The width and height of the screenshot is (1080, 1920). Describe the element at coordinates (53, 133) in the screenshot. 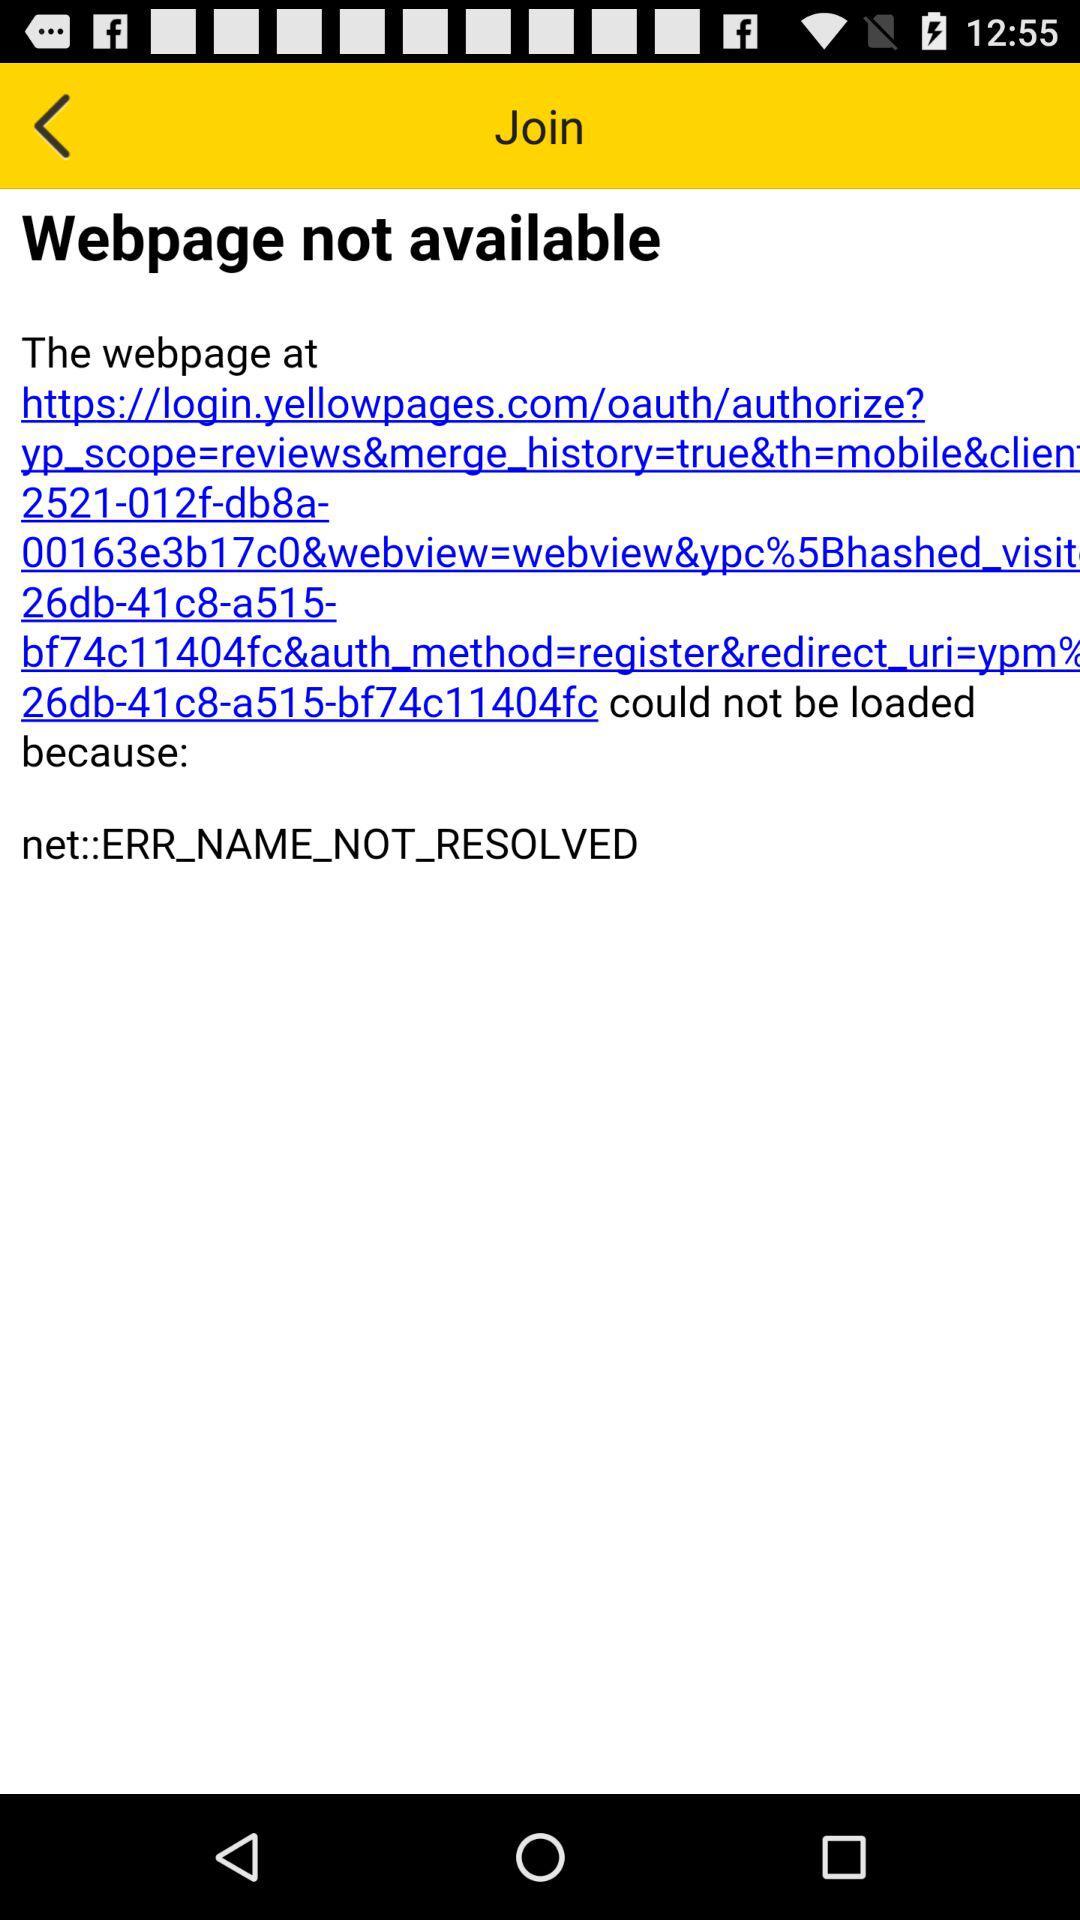

I see `the arrow_backward icon` at that location.